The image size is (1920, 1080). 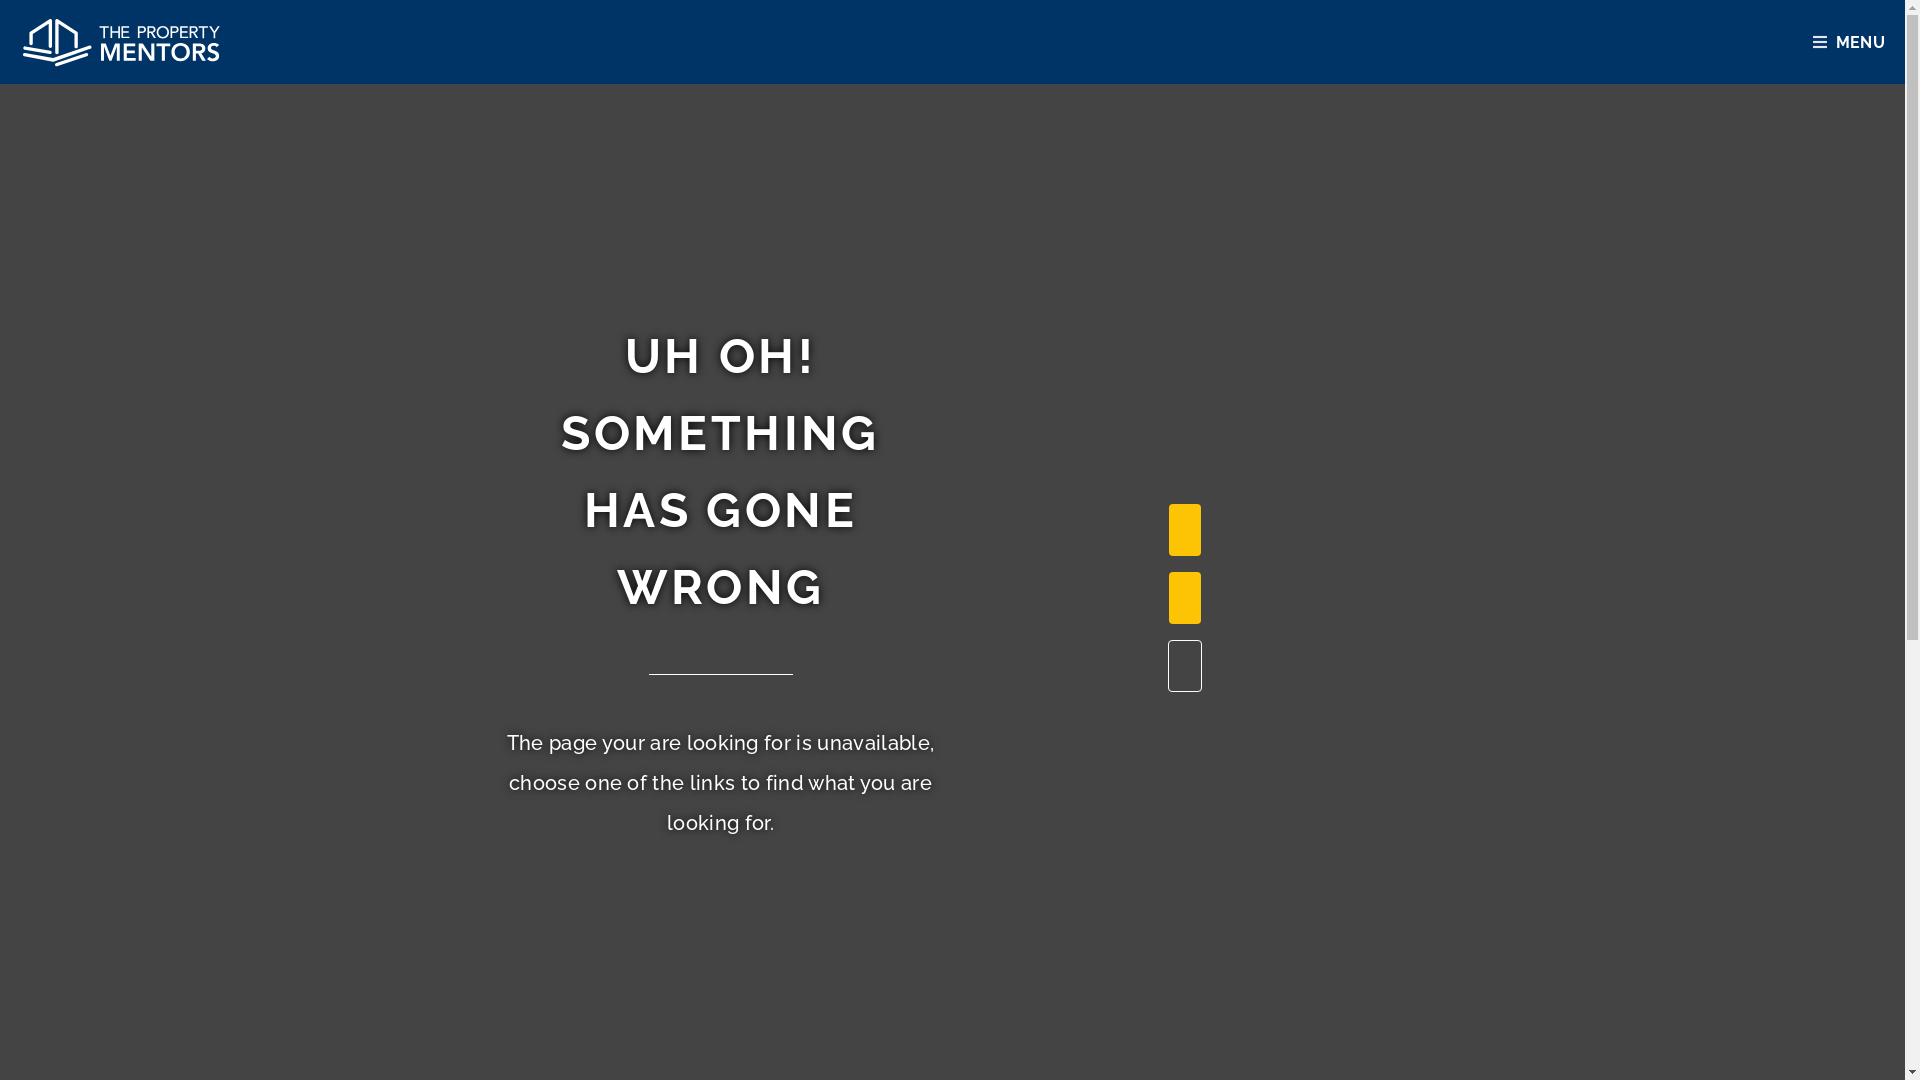 I want to click on 'MENU', so click(x=1851, y=42).